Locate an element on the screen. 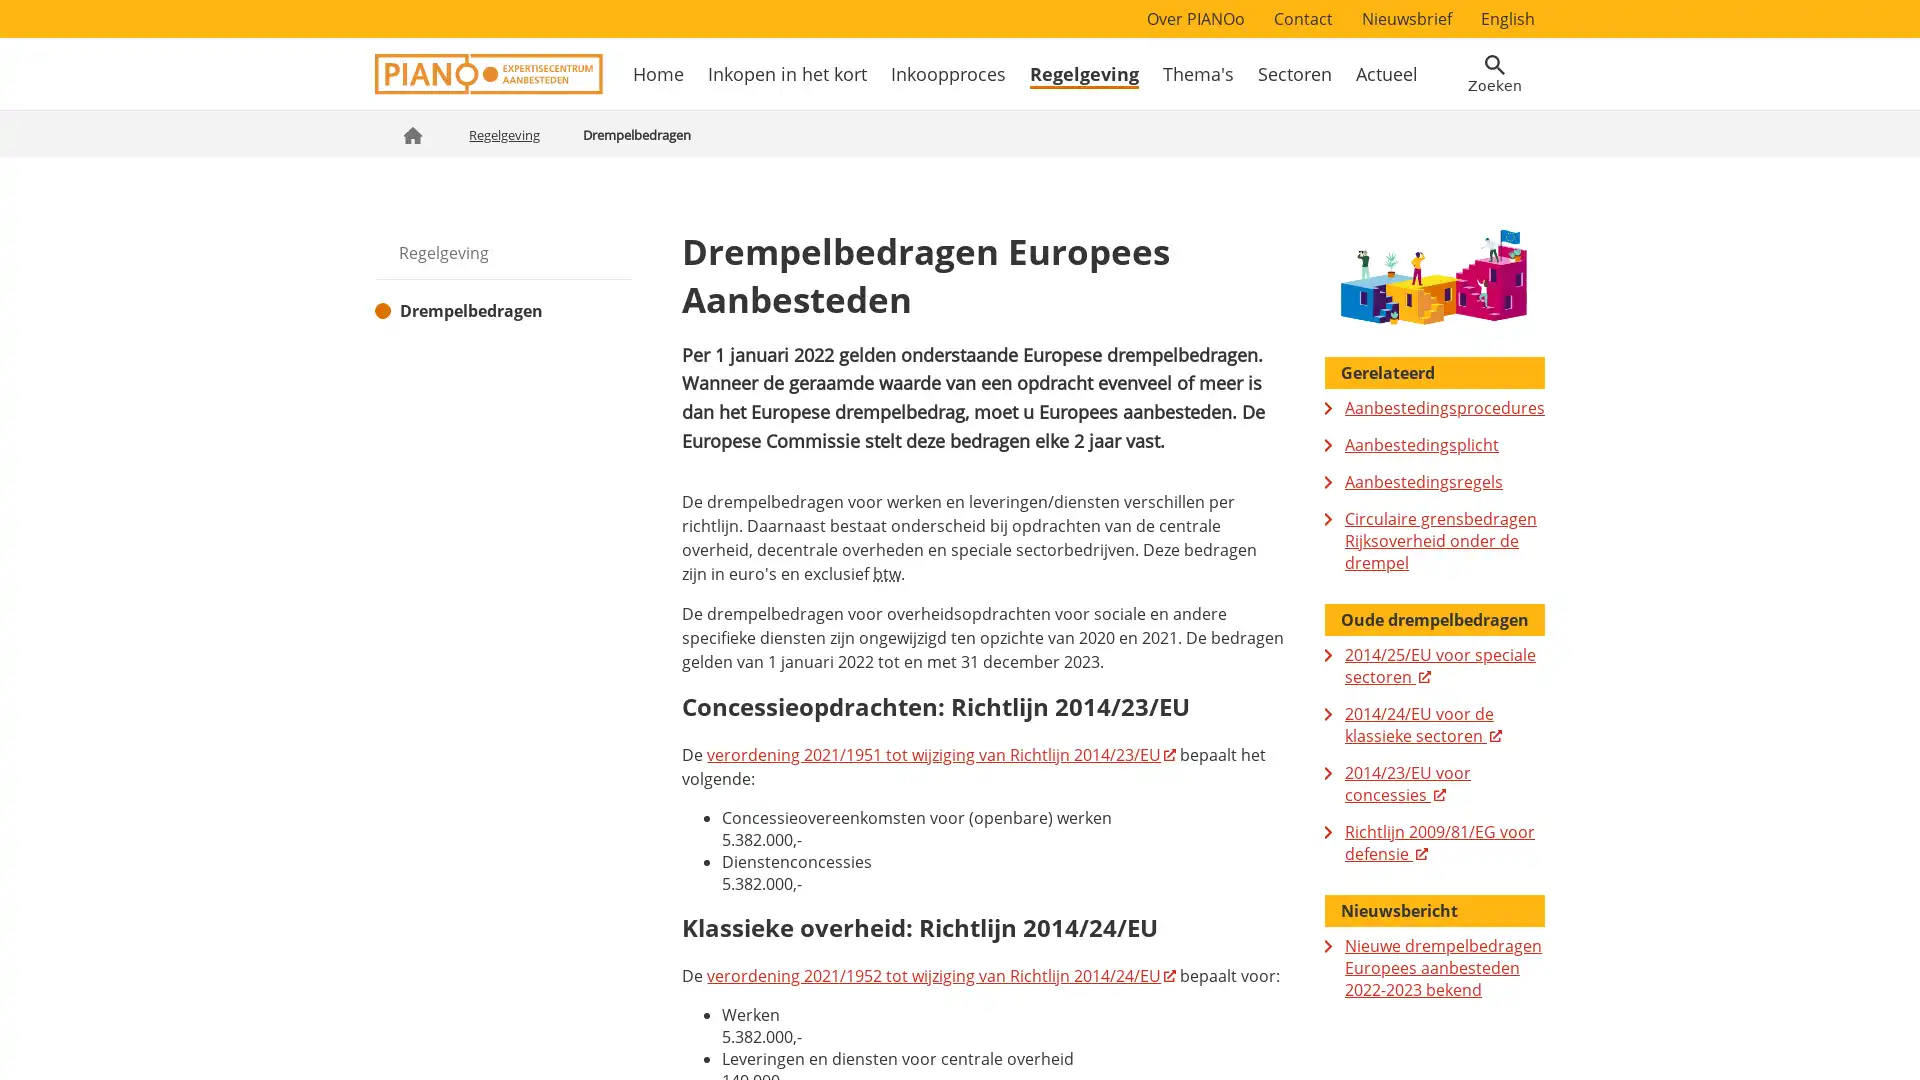  Open zoekveld is located at coordinates (1494, 72).